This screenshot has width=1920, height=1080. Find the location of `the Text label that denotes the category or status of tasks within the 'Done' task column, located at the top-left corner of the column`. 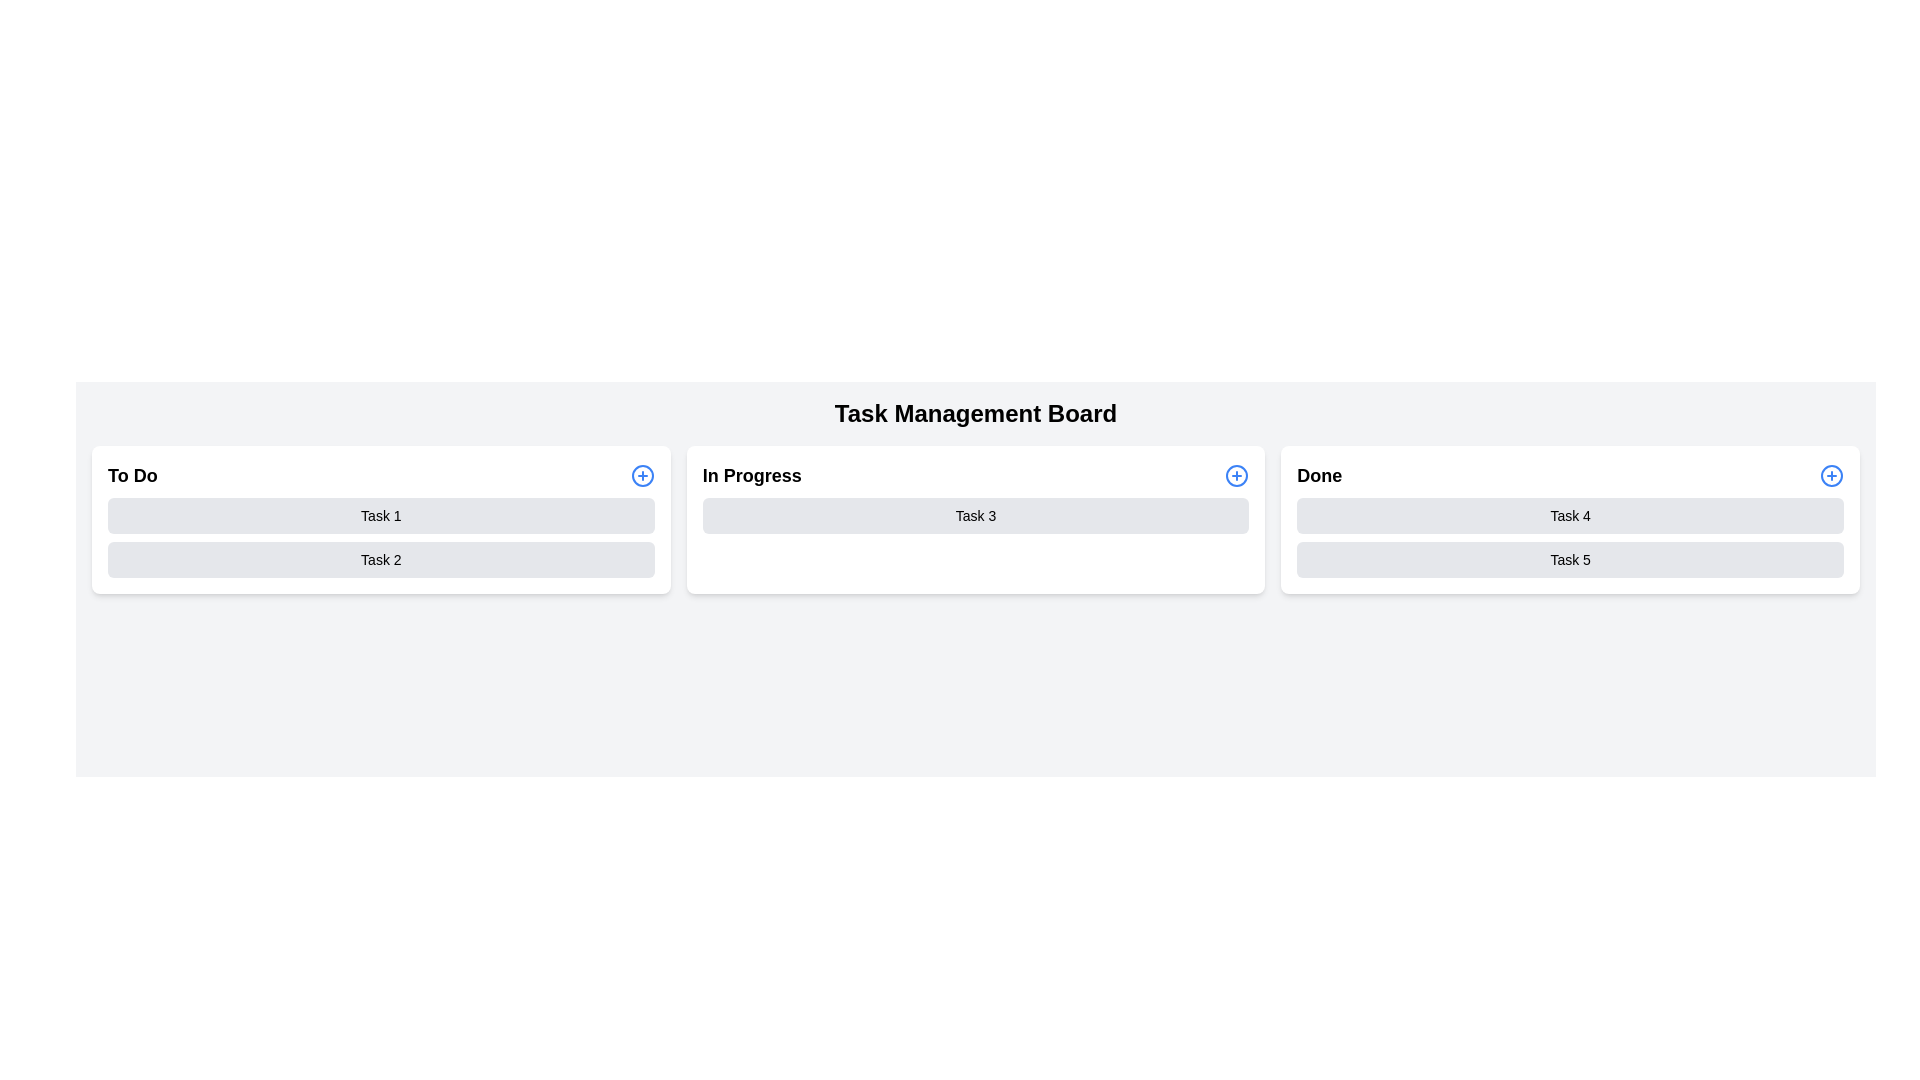

the Text label that denotes the category or status of tasks within the 'Done' task column, located at the top-left corner of the column is located at coordinates (1319, 475).